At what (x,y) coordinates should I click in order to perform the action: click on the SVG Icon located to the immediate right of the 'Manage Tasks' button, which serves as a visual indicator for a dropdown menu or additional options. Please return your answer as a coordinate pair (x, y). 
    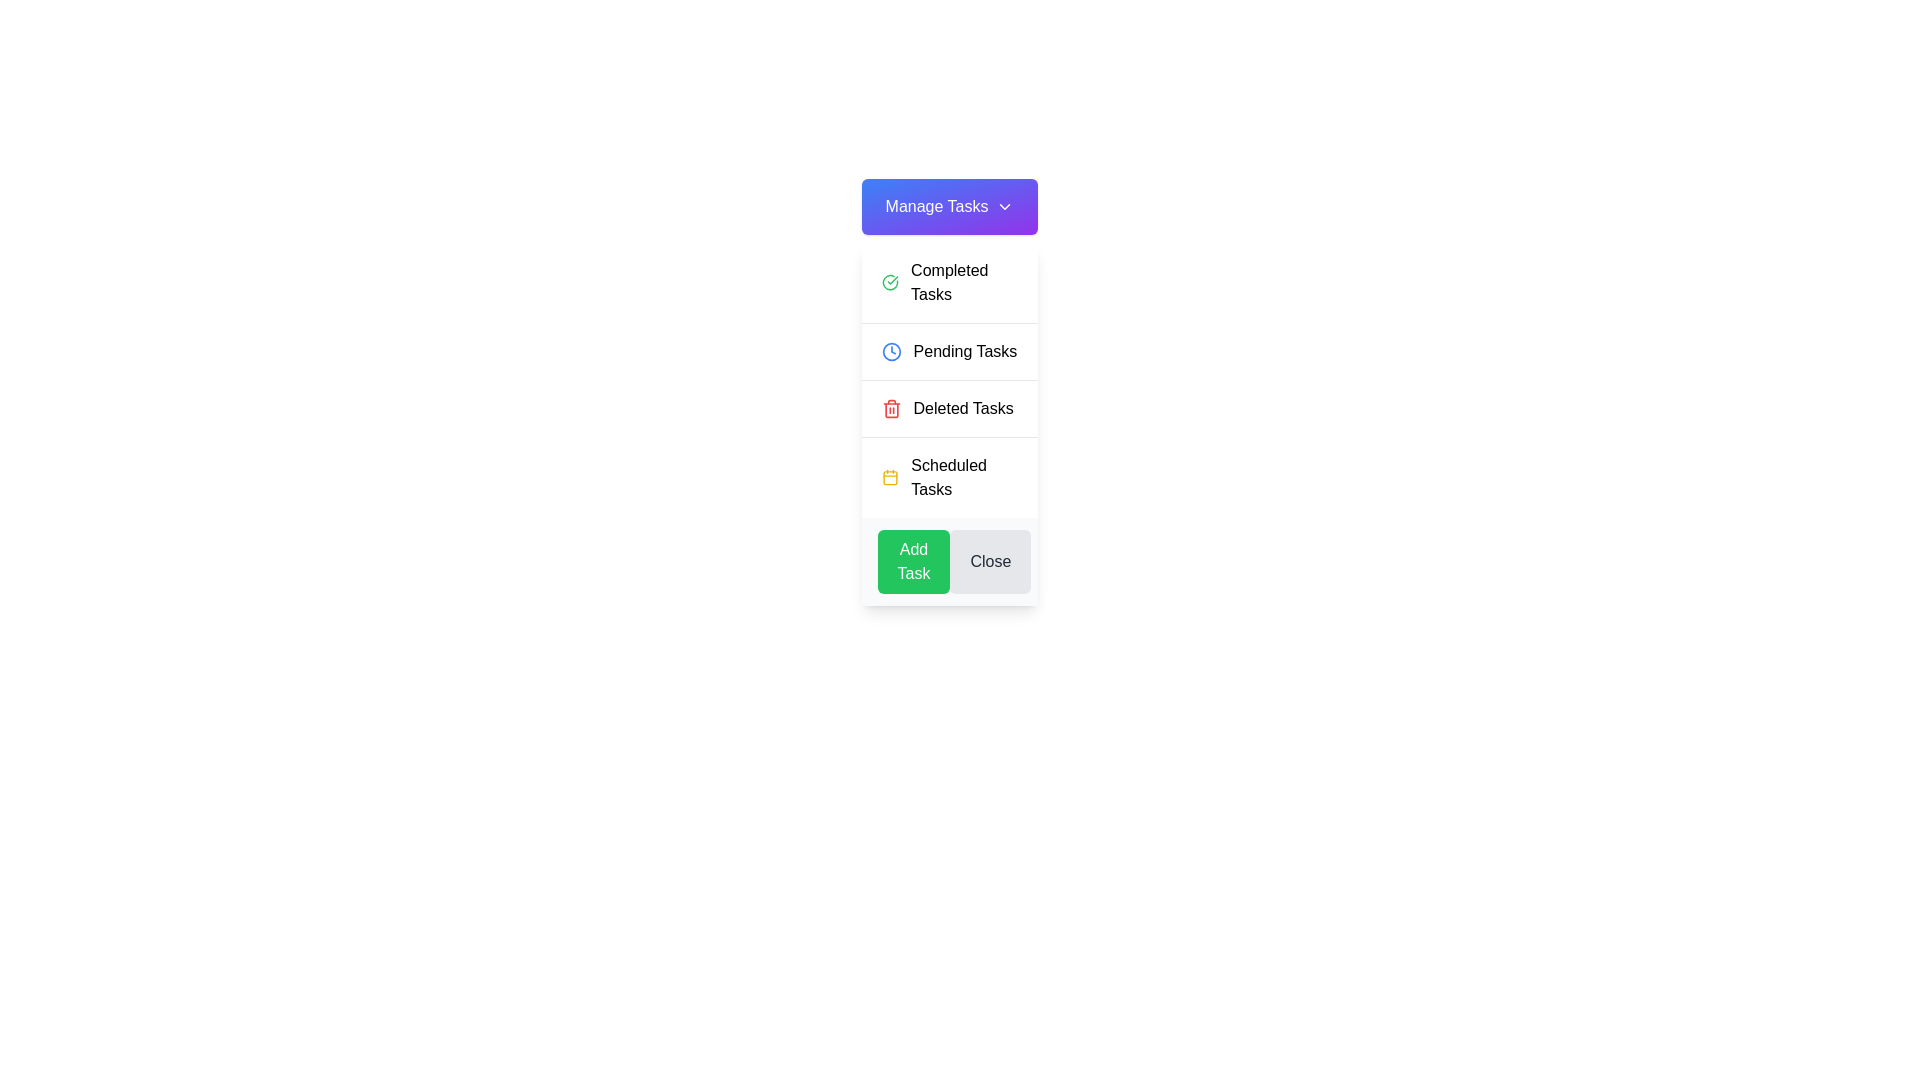
    Looking at the image, I should click on (1005, 207).